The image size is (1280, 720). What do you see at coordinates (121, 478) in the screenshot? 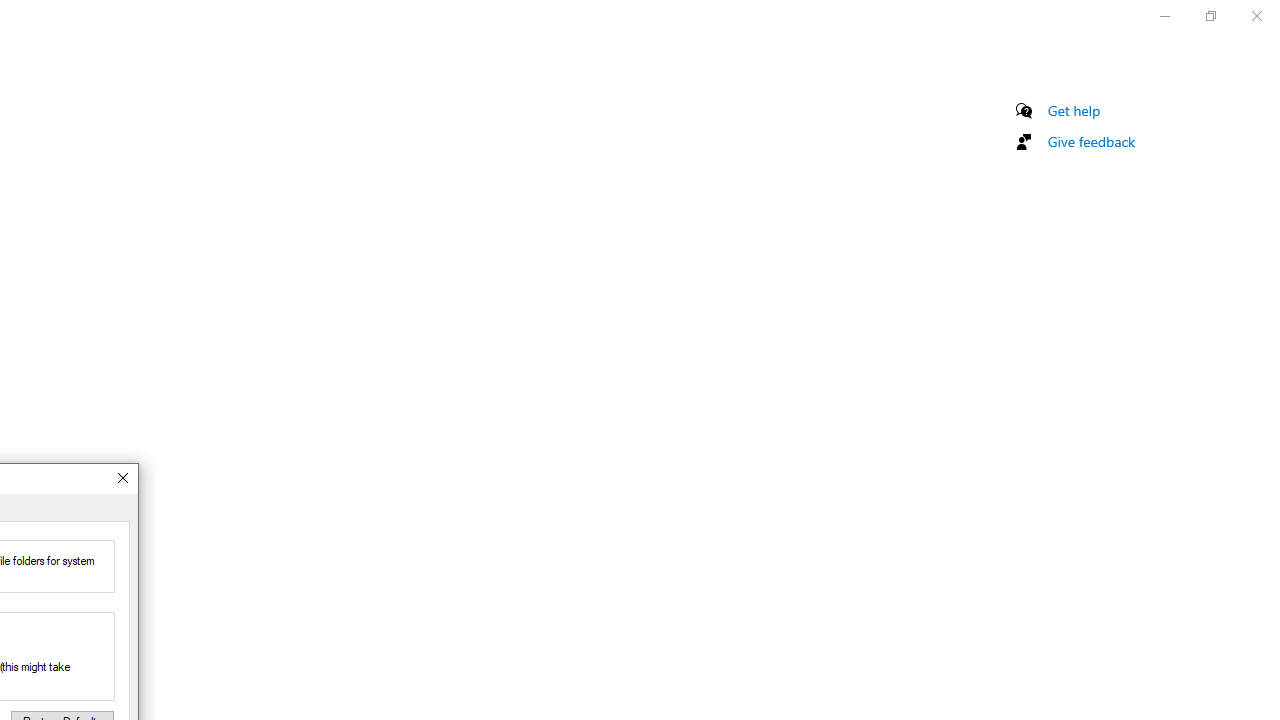
I see `'Close'` at bounding box center [121, 478].